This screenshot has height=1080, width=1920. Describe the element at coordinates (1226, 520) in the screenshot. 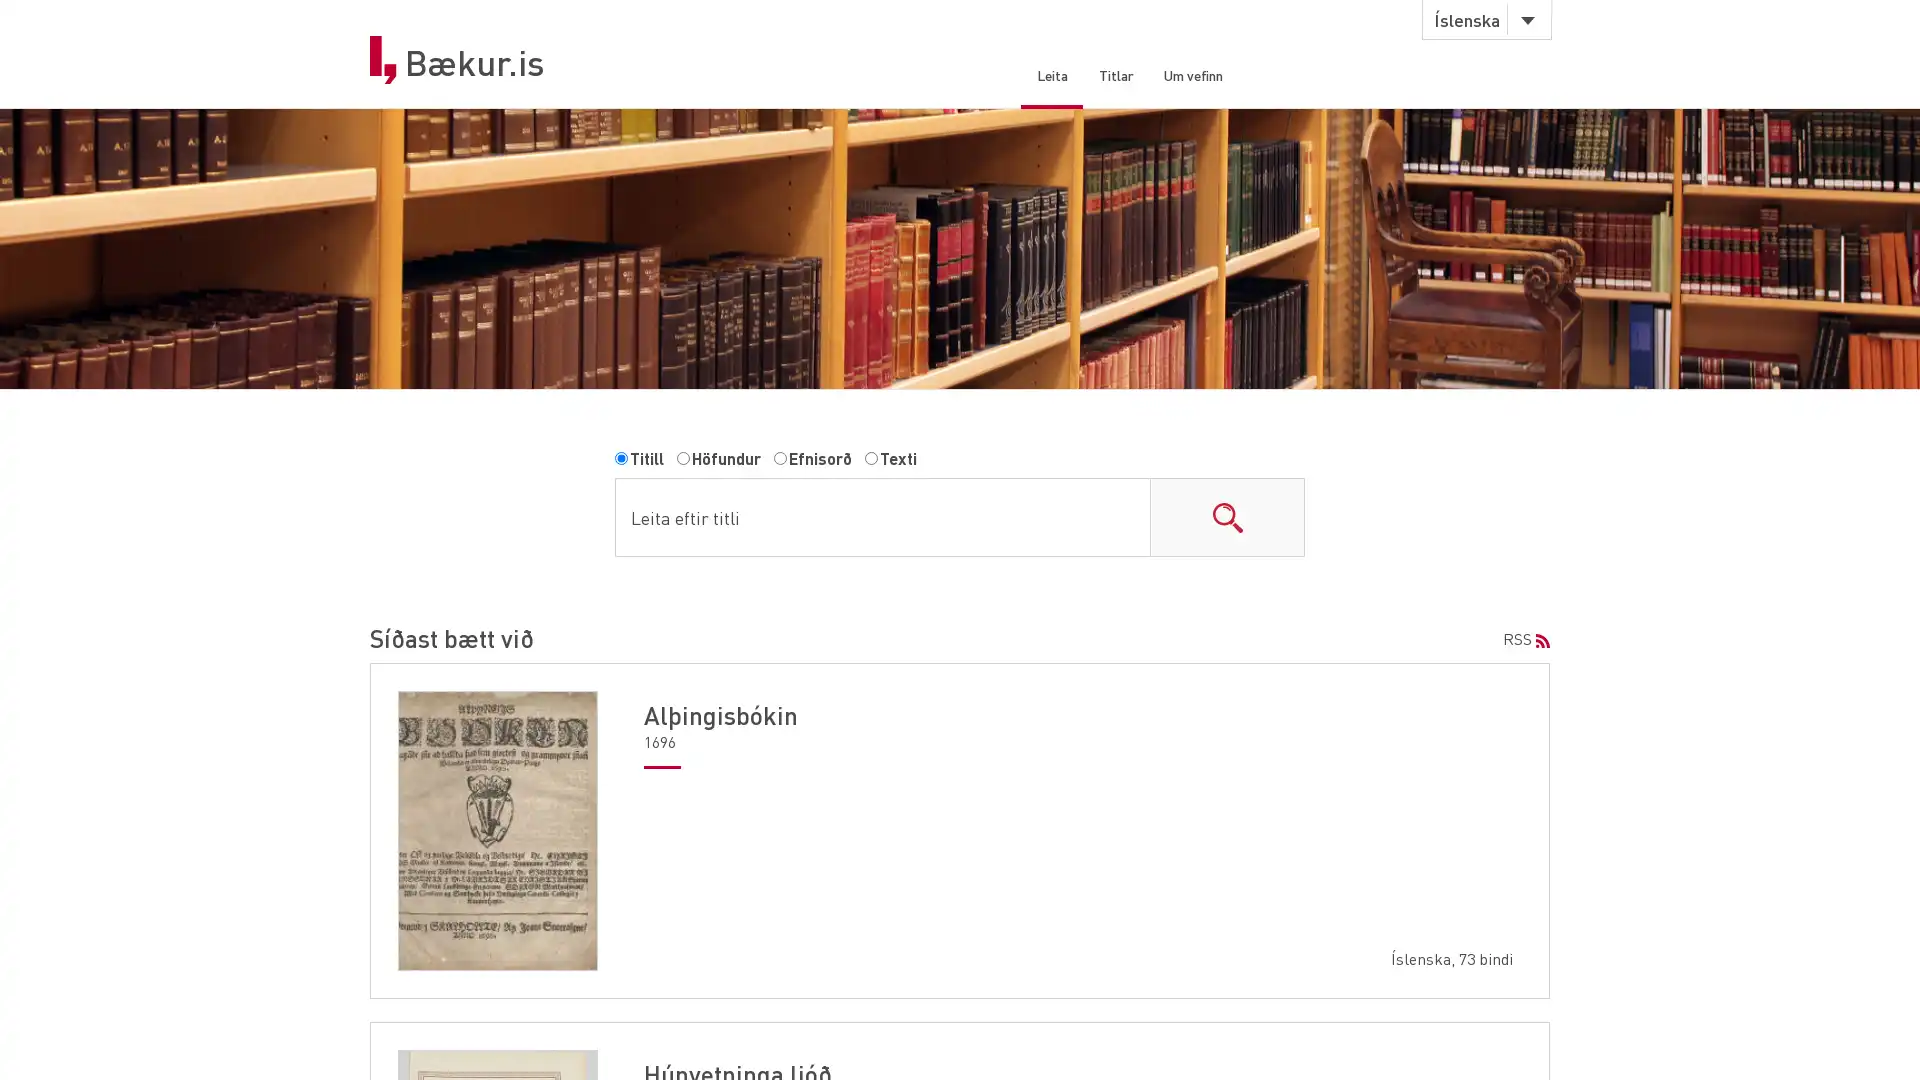

I see `search` at that location.